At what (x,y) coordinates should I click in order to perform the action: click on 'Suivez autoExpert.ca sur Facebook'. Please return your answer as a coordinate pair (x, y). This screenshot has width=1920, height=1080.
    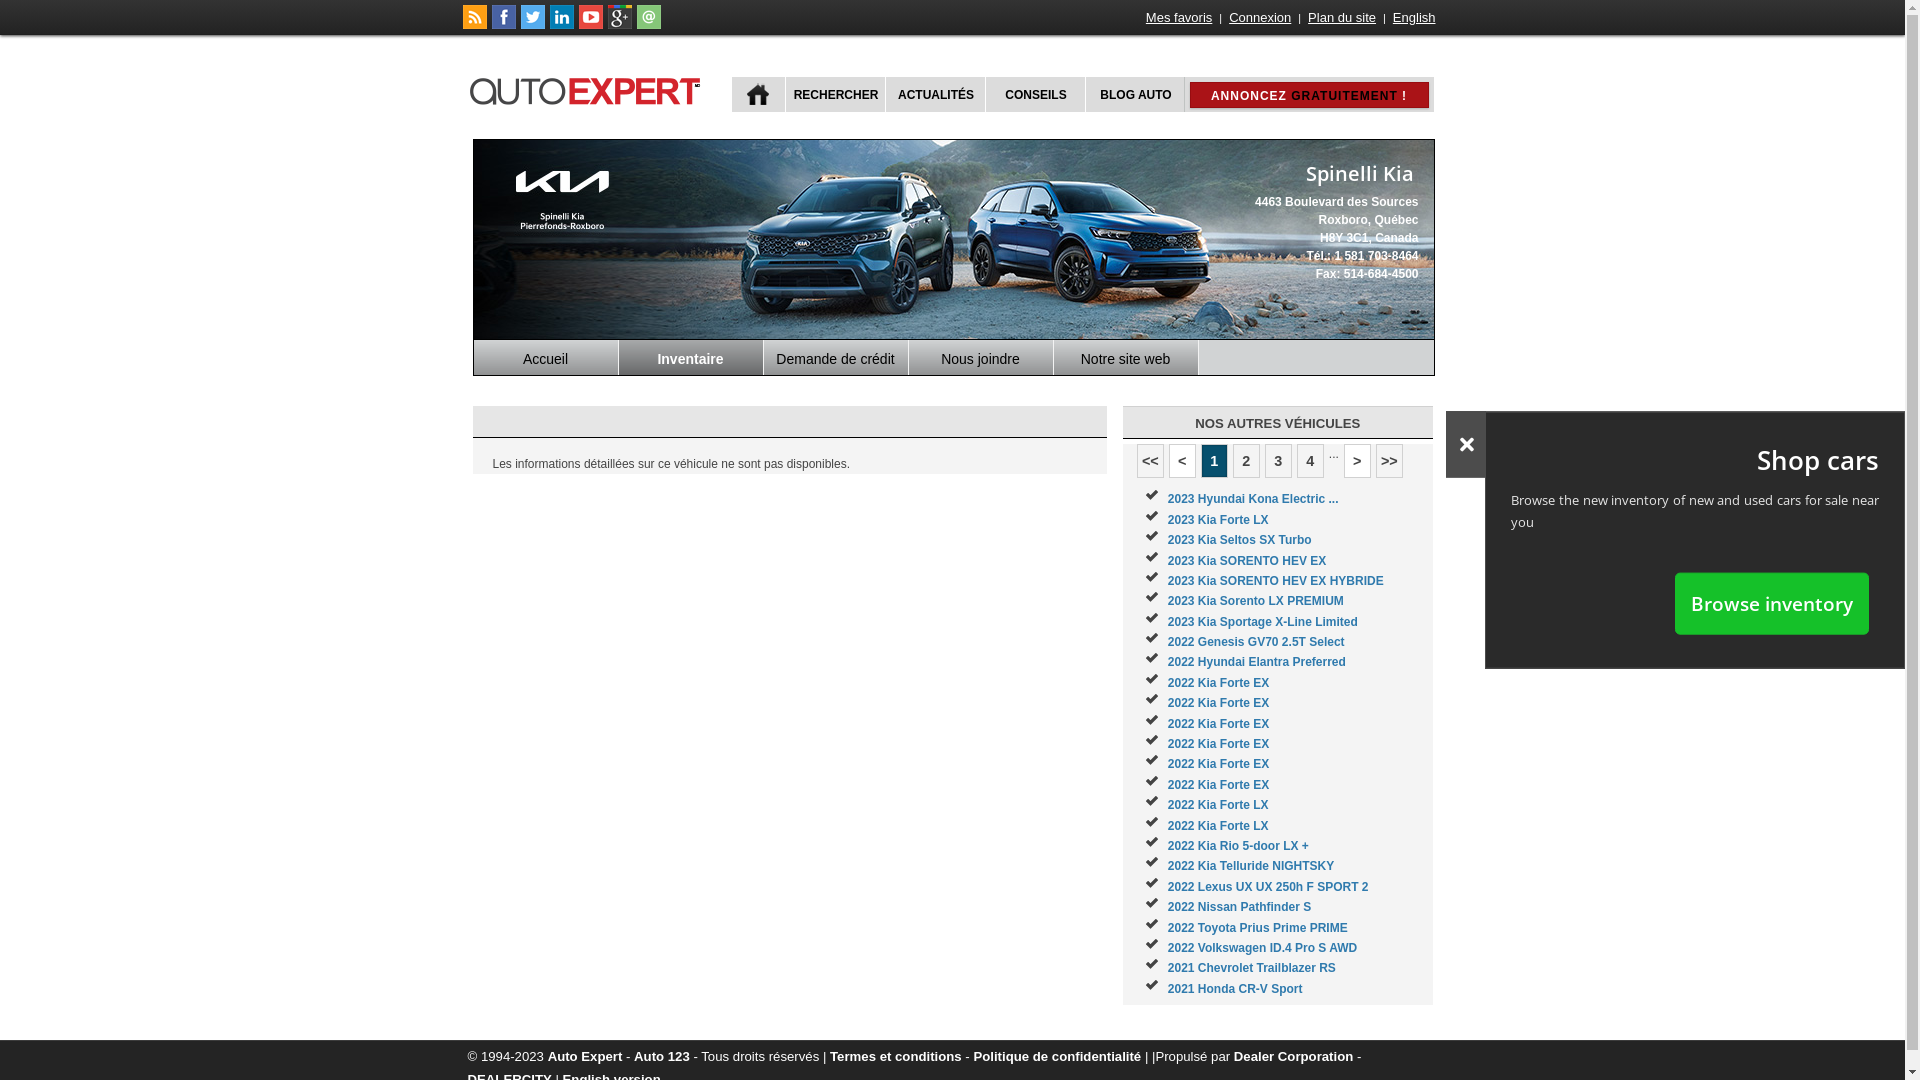
    Looking at the image, I should click on (491, 24).